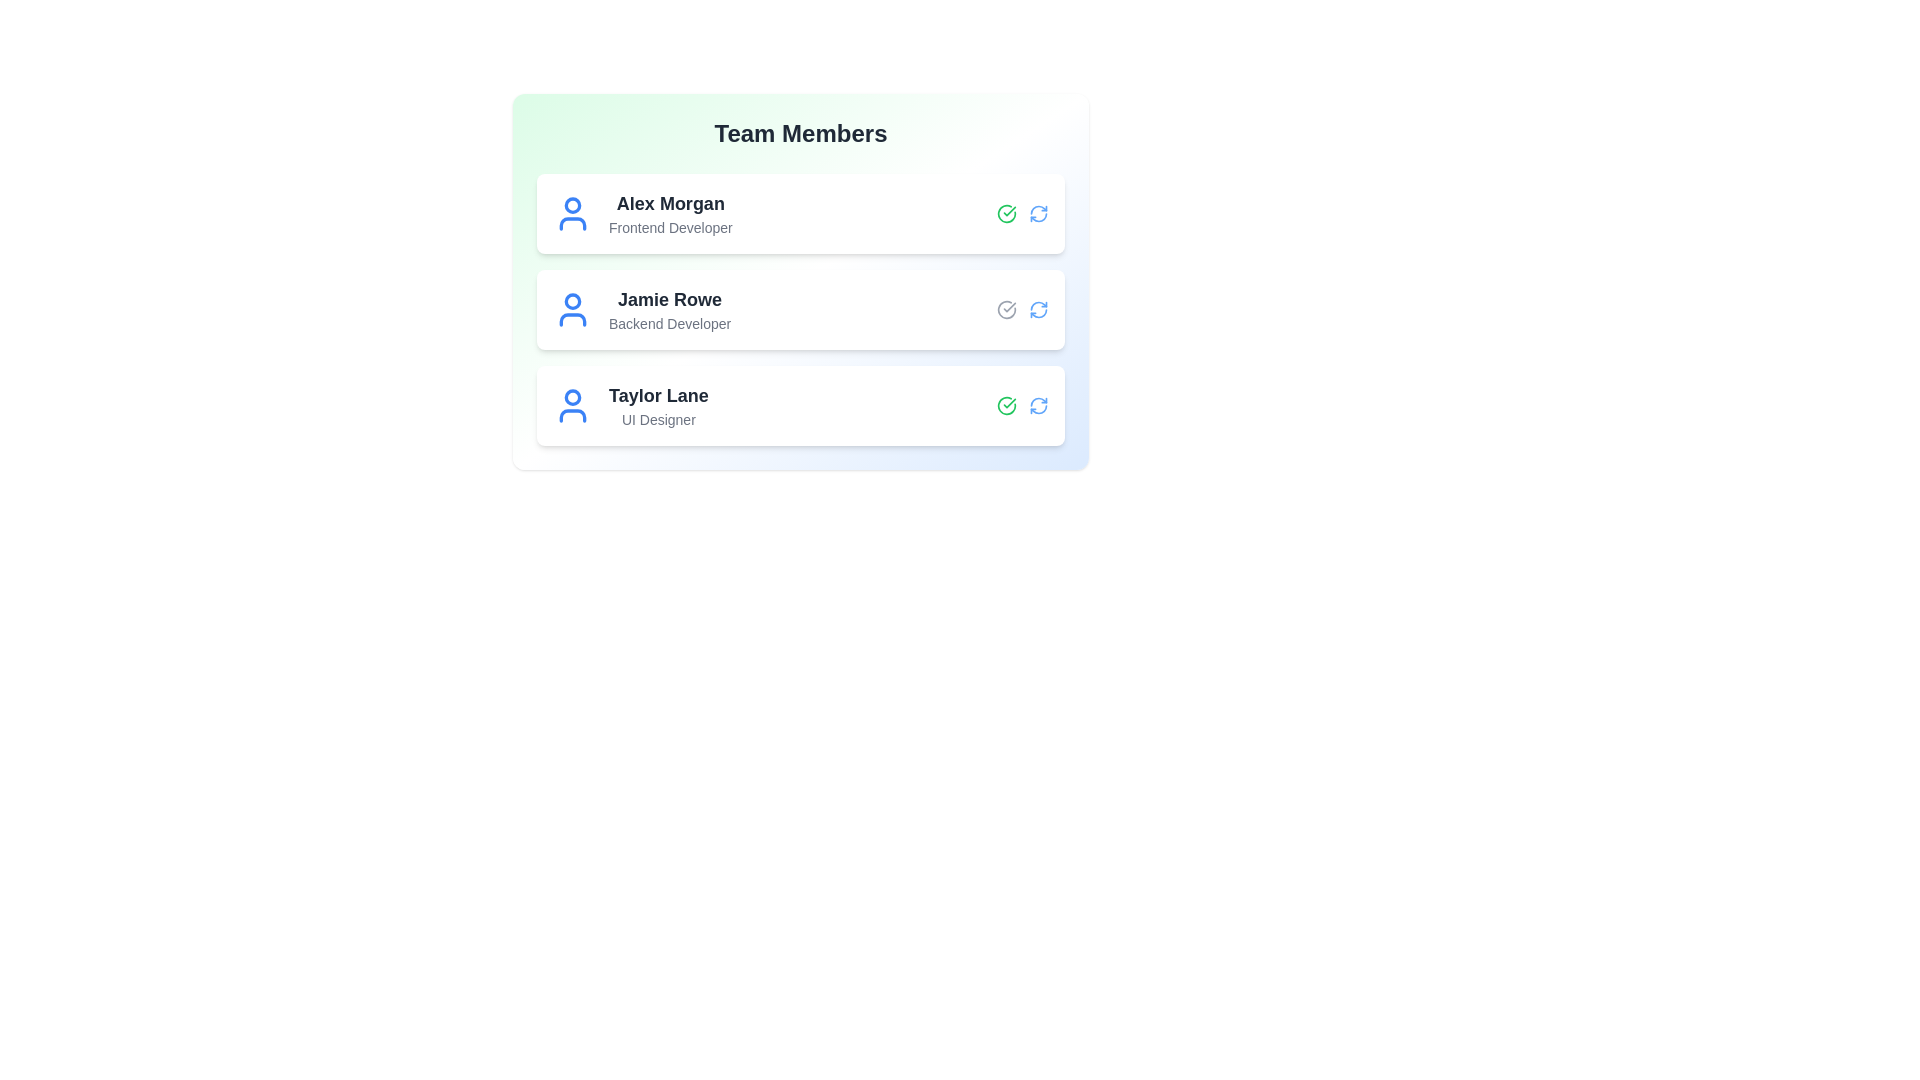 The width and height of the screenshot is (1920, 1080). What do you see at coordinates (1038, 213) in the screenshot?
I see `refresh icon for the member with name Alex Morgan` at bounding box center [1038, 213].